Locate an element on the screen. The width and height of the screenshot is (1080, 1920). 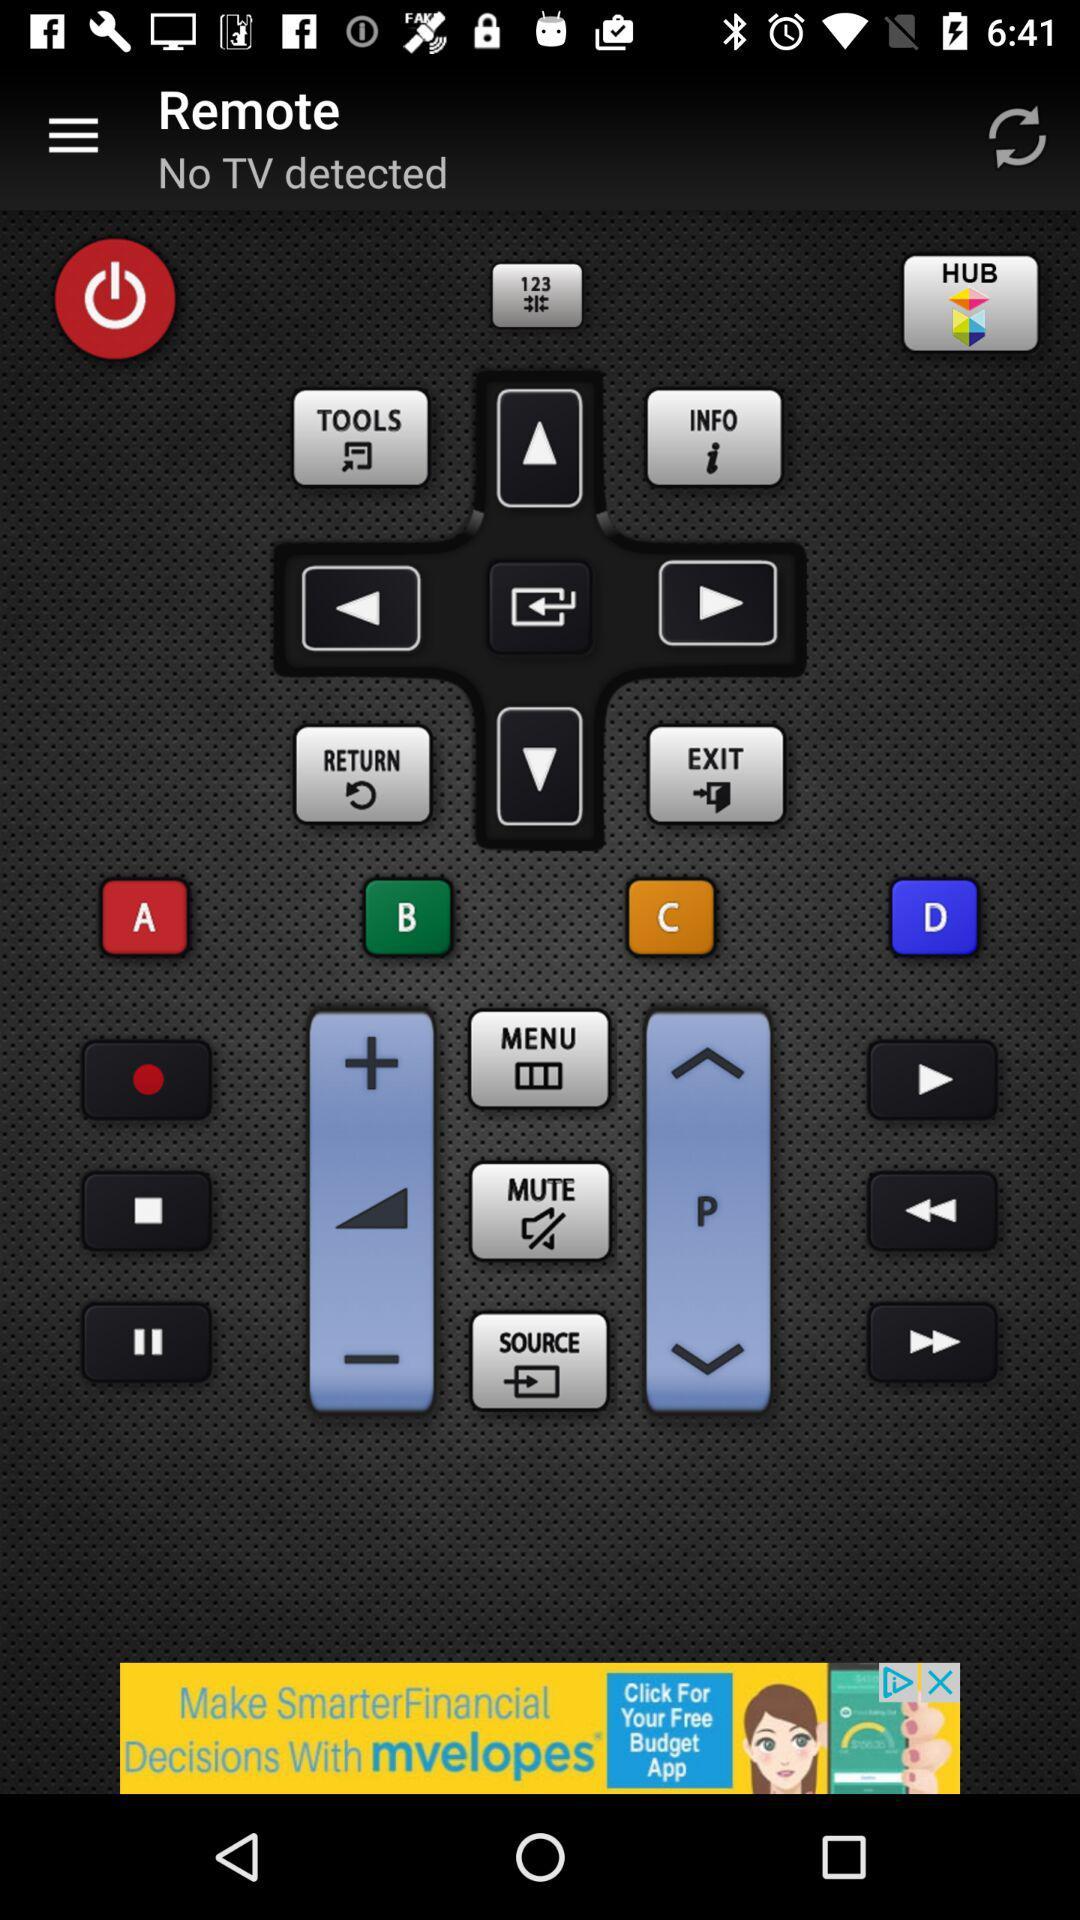
mute option is located at coordinates (540, 1210).